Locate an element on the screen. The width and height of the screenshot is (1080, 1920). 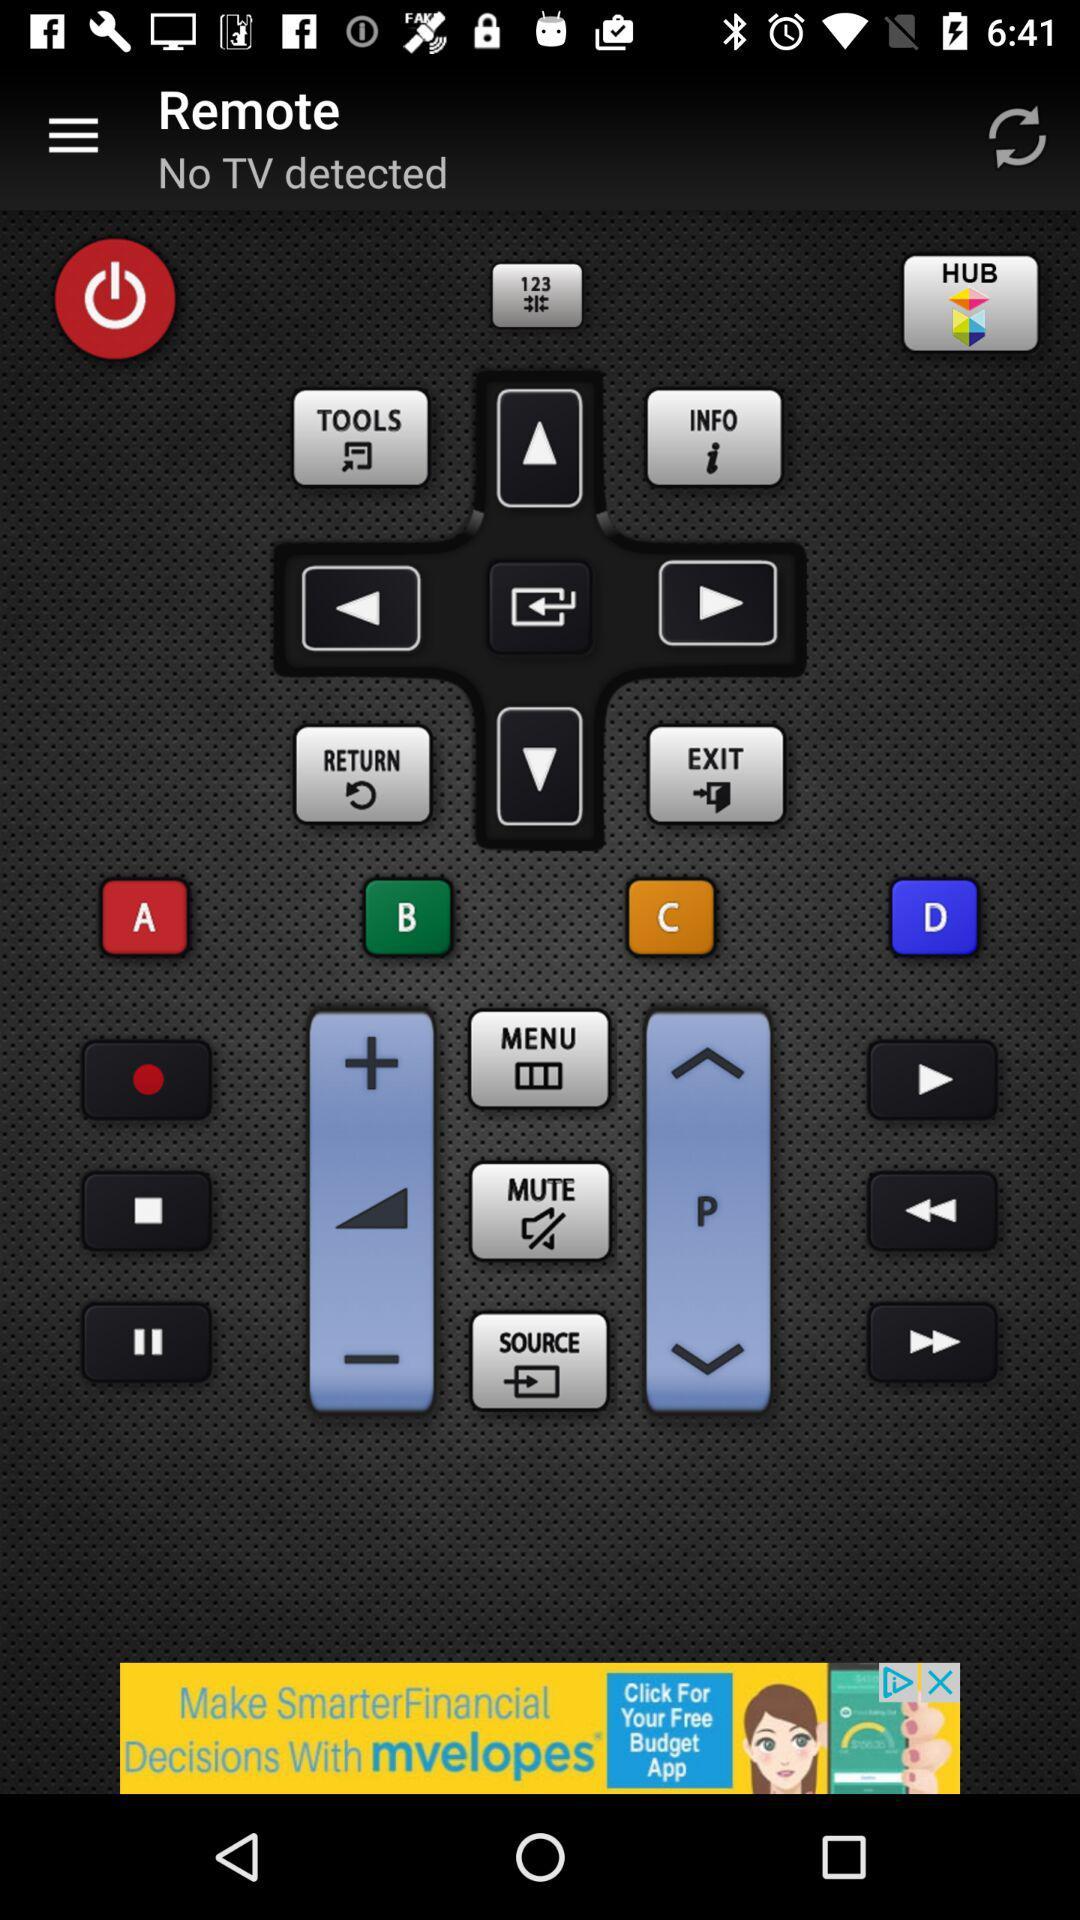
mute option is located at coordinates (540, 1210).